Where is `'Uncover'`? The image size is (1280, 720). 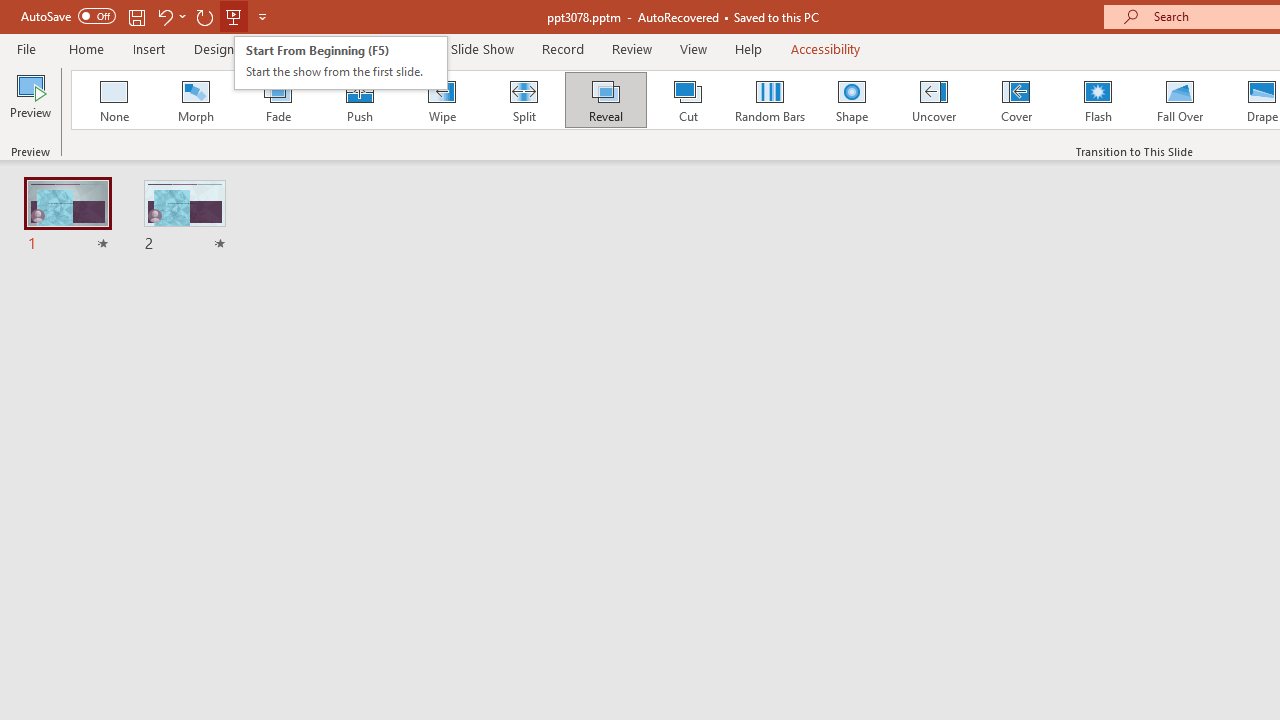
'Uncover' is located at coordinates (933, 100).